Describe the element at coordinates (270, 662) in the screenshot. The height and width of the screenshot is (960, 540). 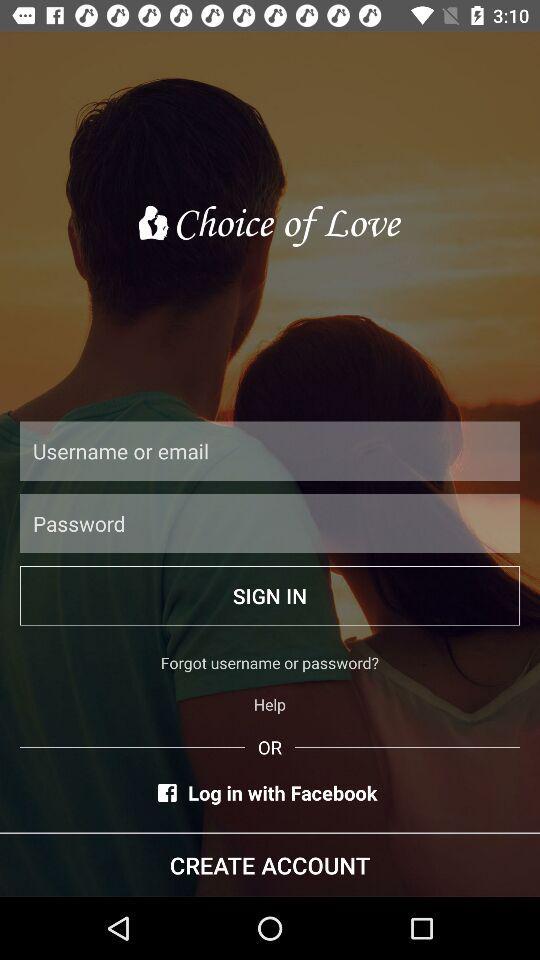
I see `item below the sign in item` at that location.